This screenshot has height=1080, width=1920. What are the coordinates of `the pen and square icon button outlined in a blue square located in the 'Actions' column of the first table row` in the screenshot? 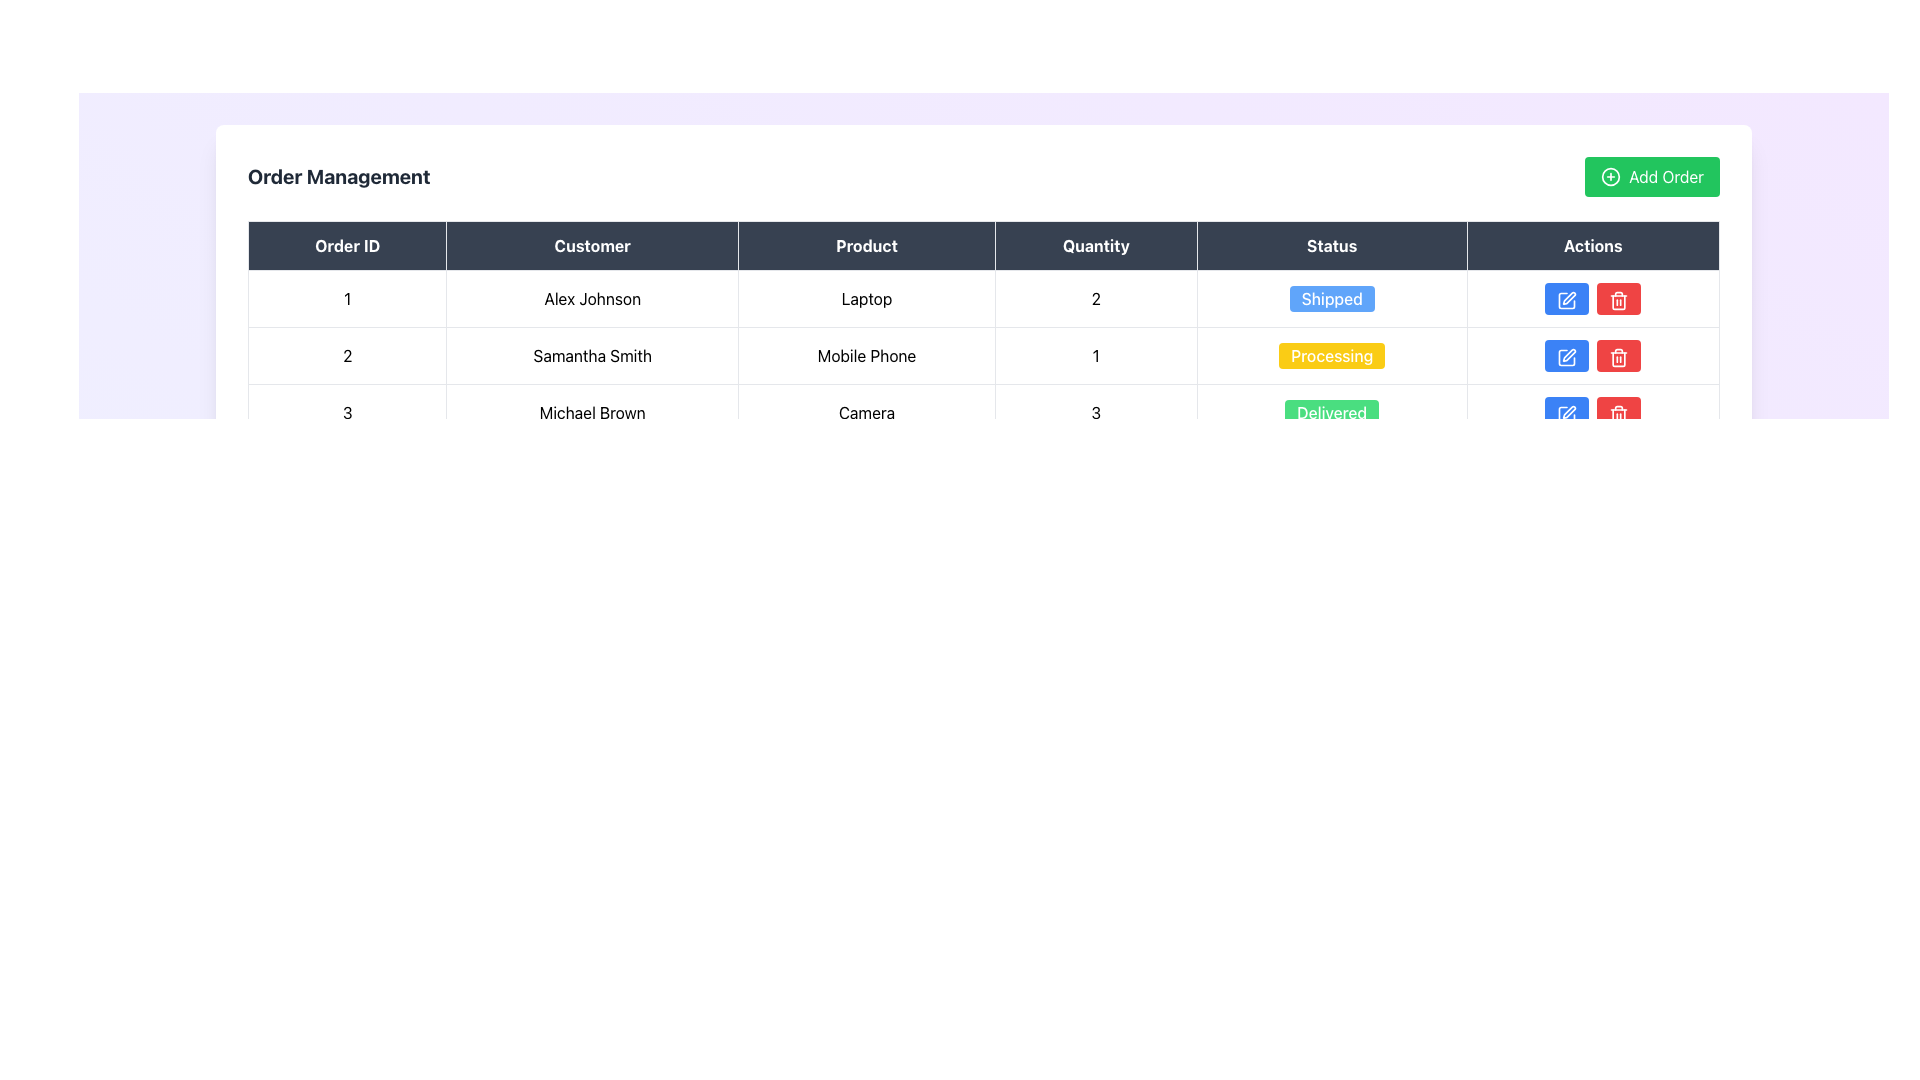 It's located at (1566, 300).